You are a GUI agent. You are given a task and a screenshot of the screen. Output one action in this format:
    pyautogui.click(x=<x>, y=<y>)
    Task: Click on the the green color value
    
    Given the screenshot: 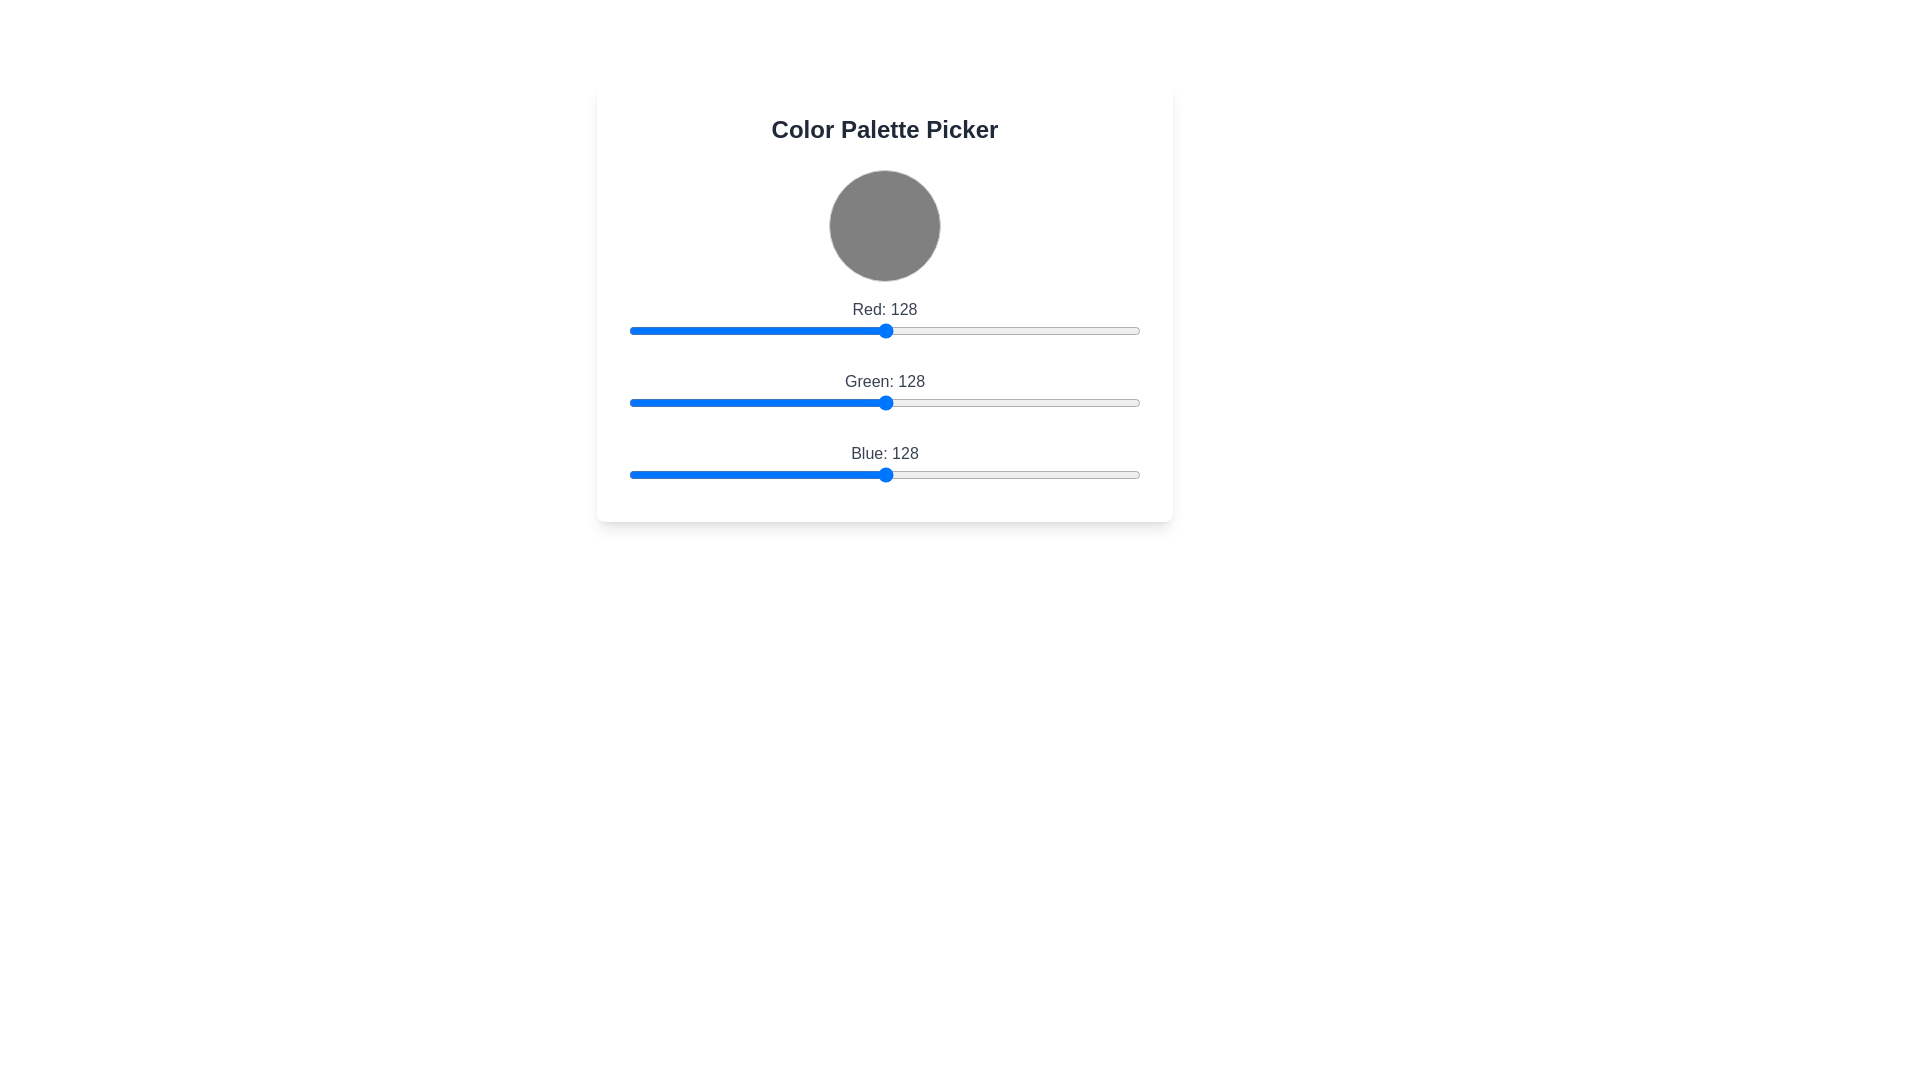 What is the action you would take?
    pyautogui.click(x=1034, y=402)
    